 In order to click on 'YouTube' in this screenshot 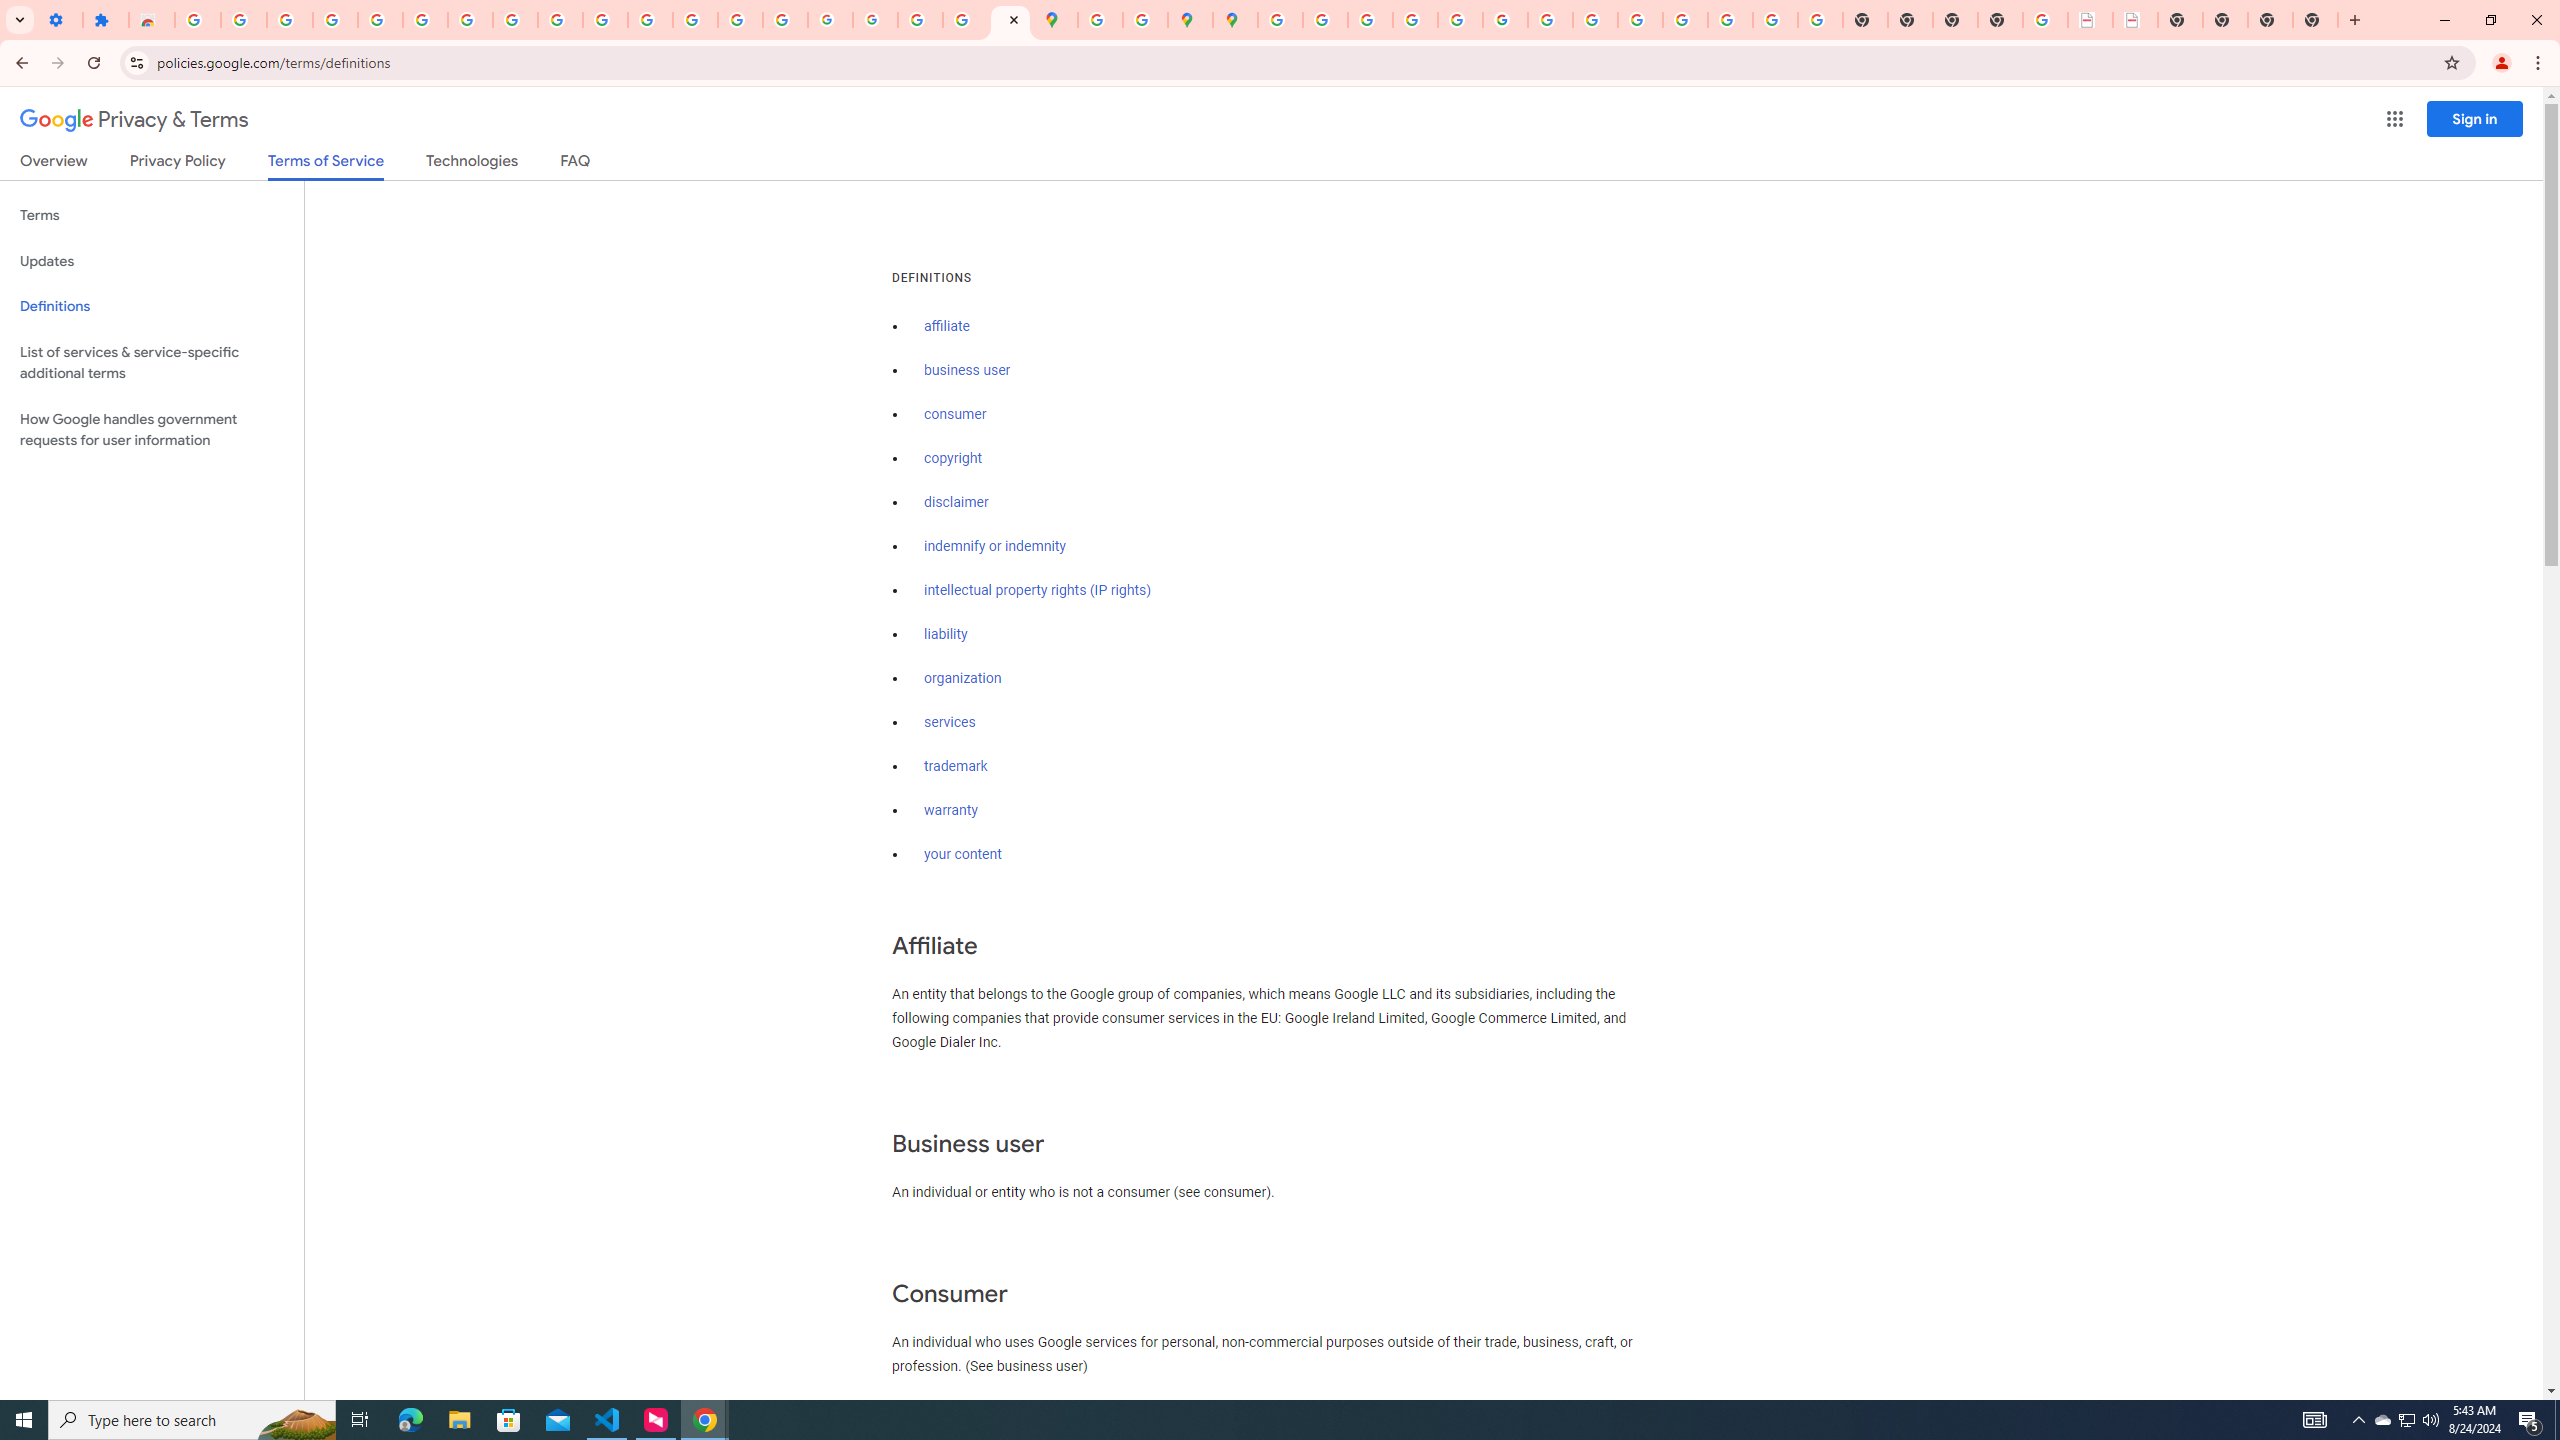, I will do `click(559, 19)`.